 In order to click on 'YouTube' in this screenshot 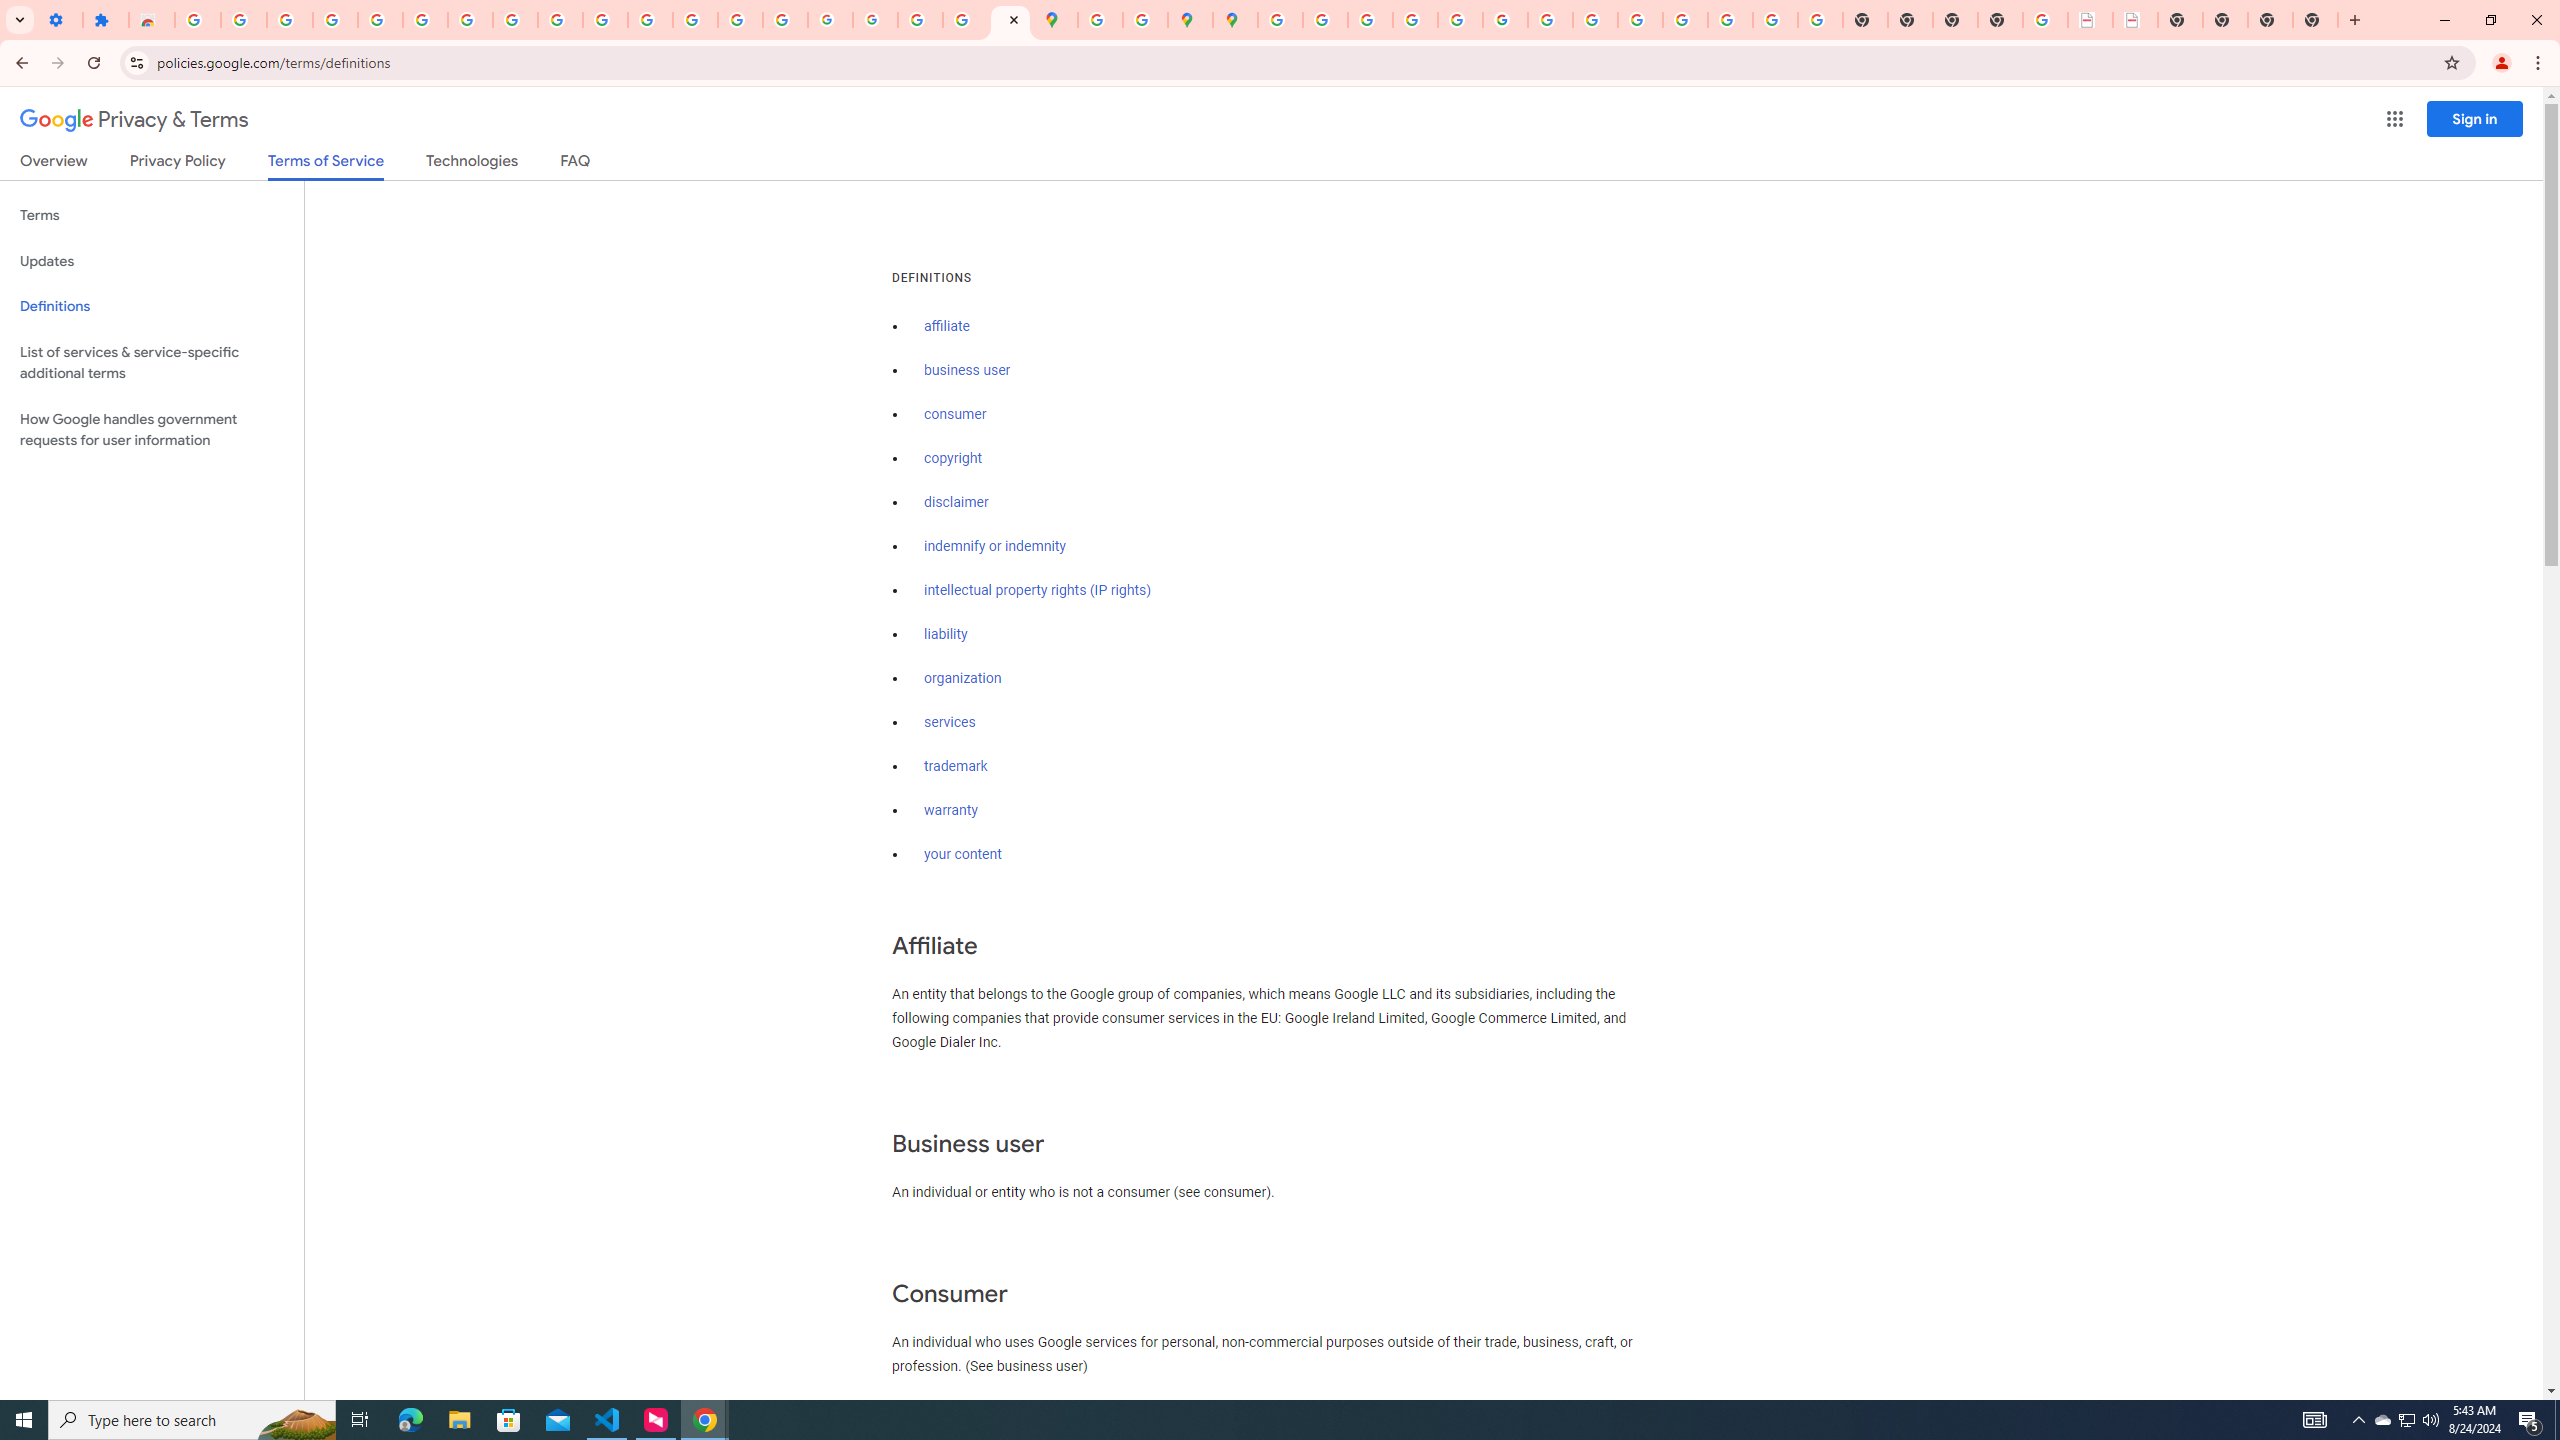, I will do `click(559, 19)`.